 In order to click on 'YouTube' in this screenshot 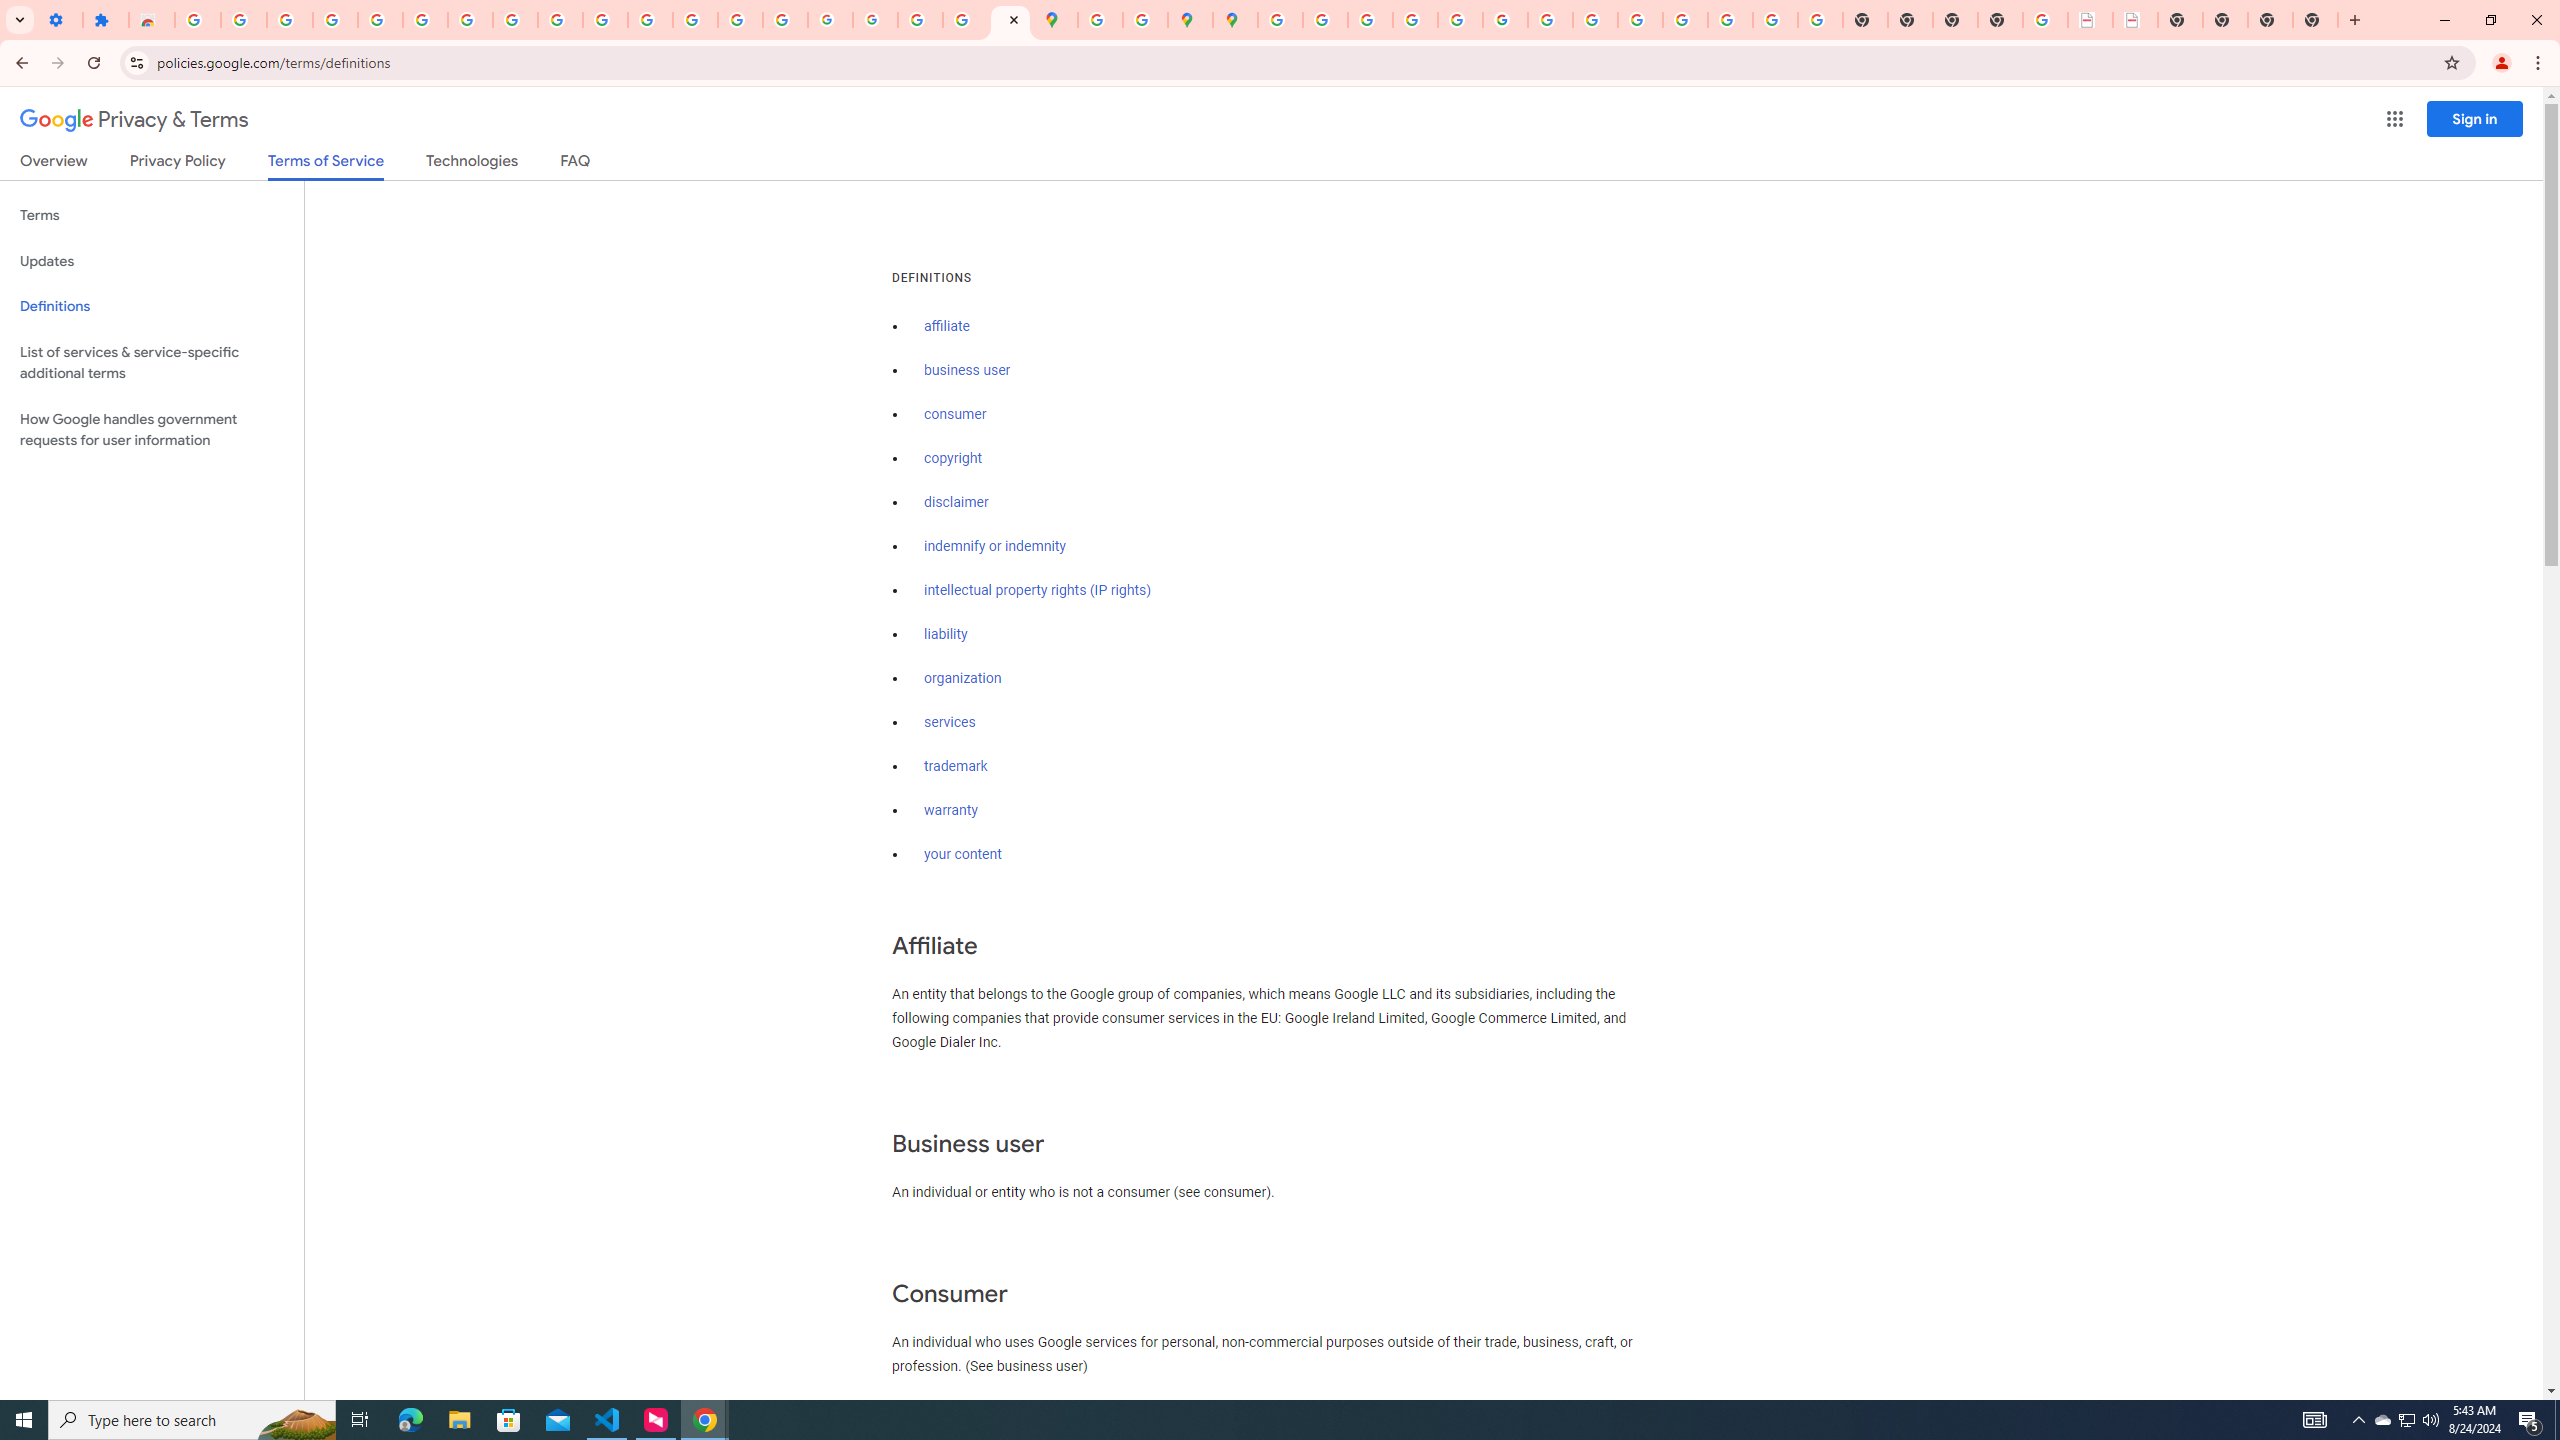, I will do `click(559, 19)`.